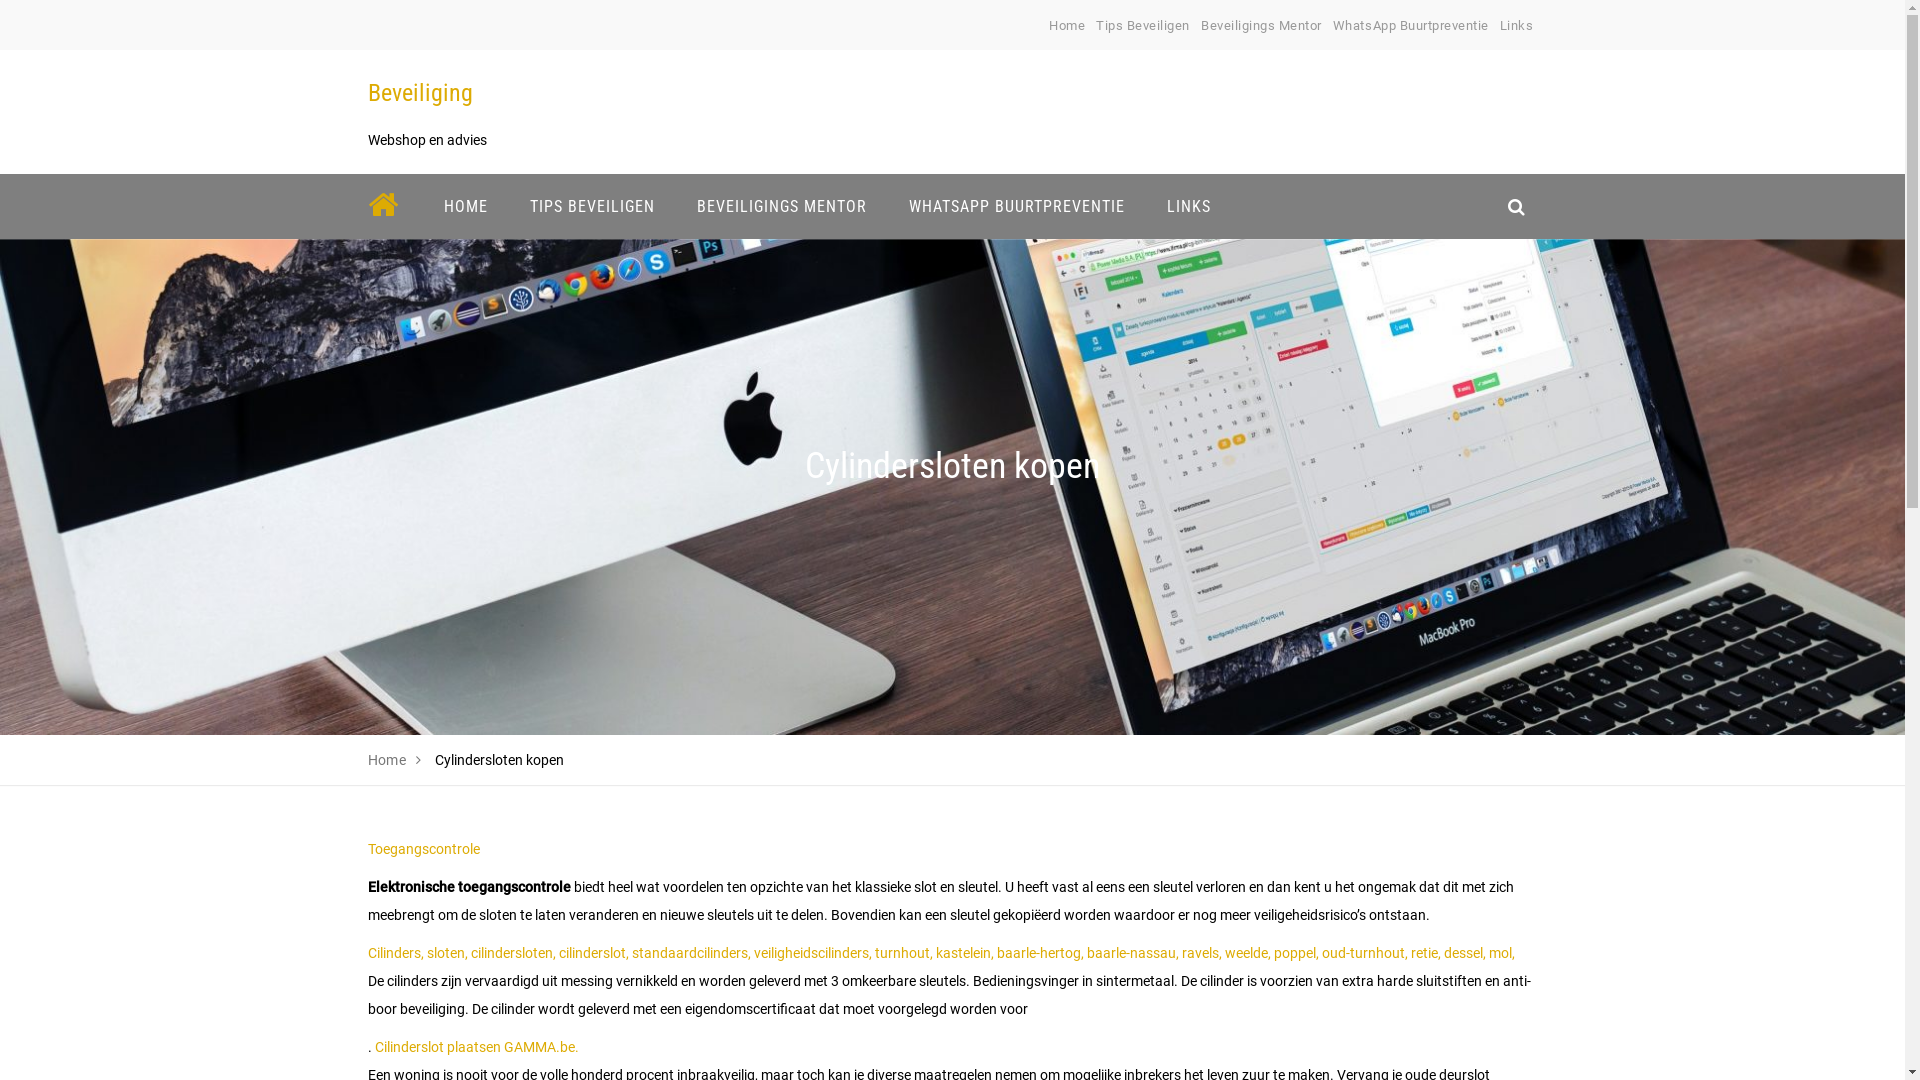 Image resolution: width=1920 pixels, height=1080 pixels. I want to click on 'WHATSAPP BUURTPREVENTIE', so click(895, 206).